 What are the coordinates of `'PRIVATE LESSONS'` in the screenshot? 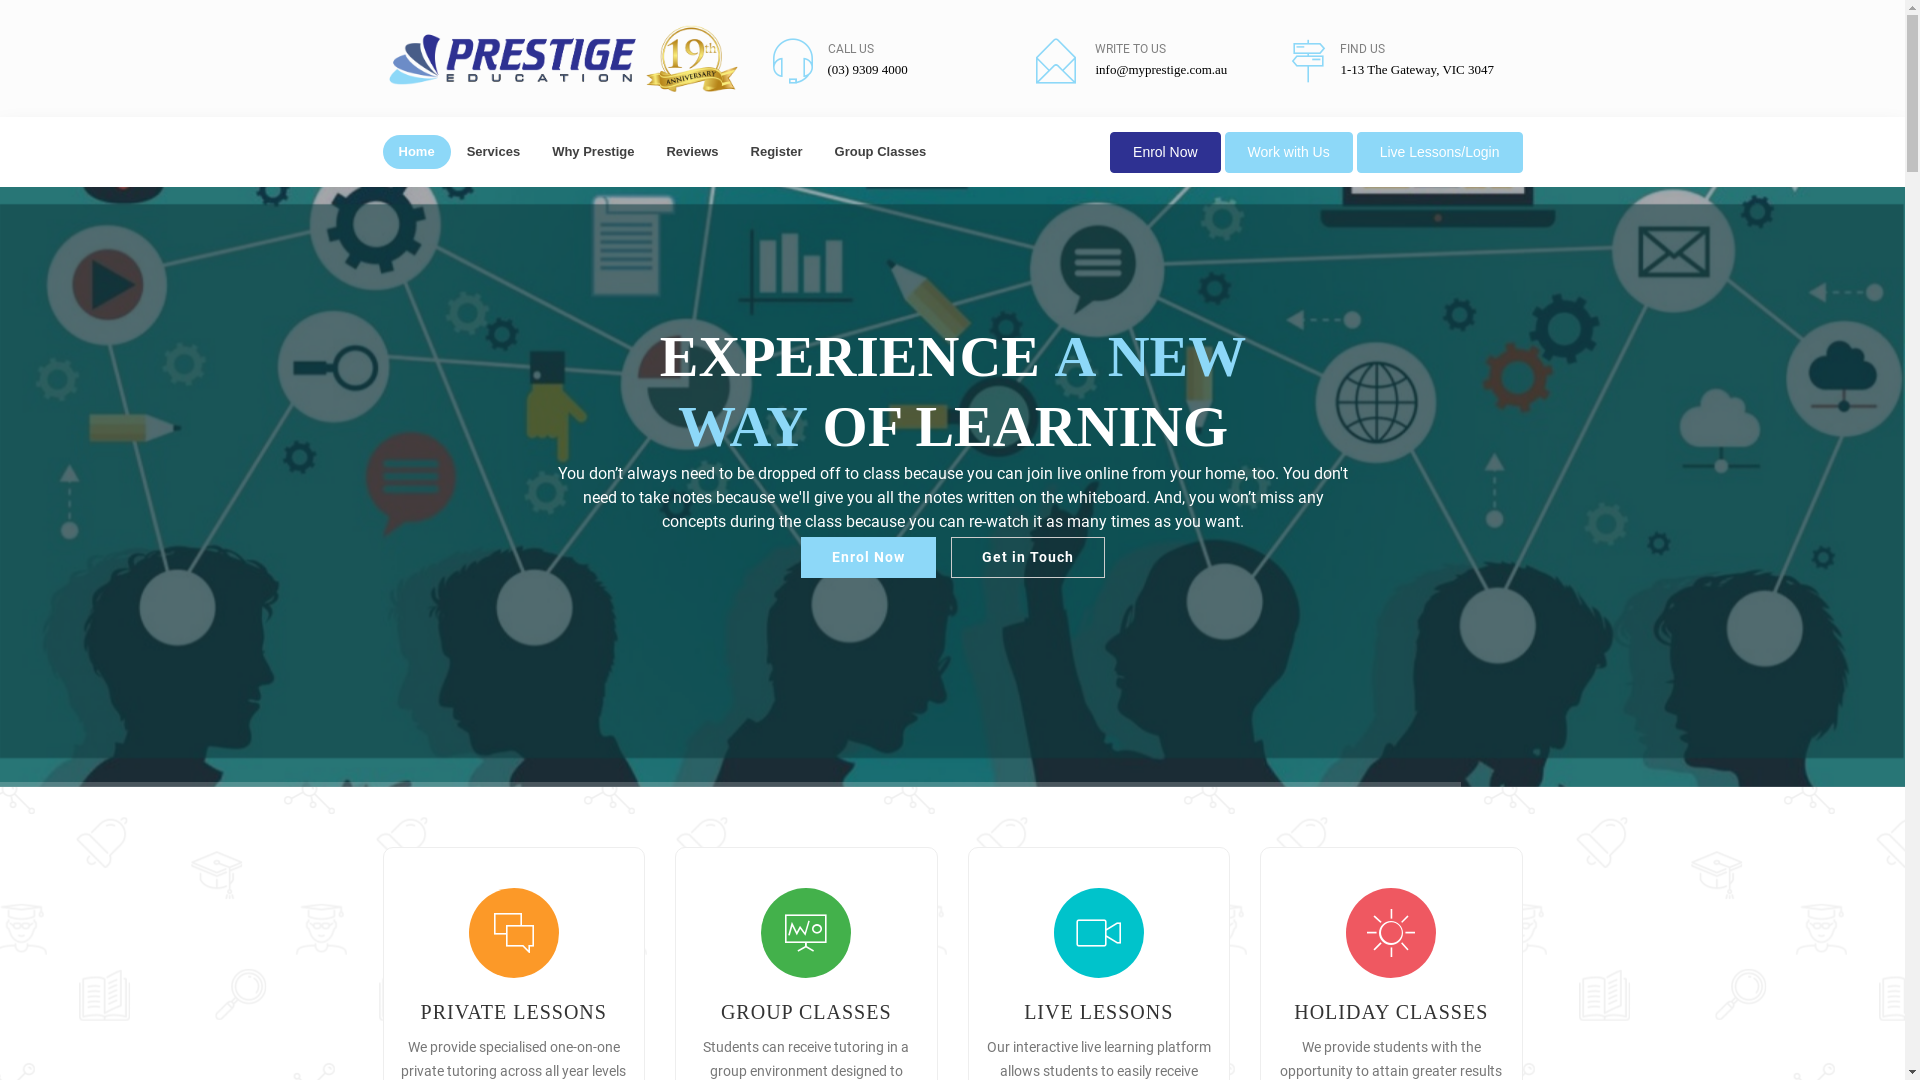 It's located at (420, 1011).